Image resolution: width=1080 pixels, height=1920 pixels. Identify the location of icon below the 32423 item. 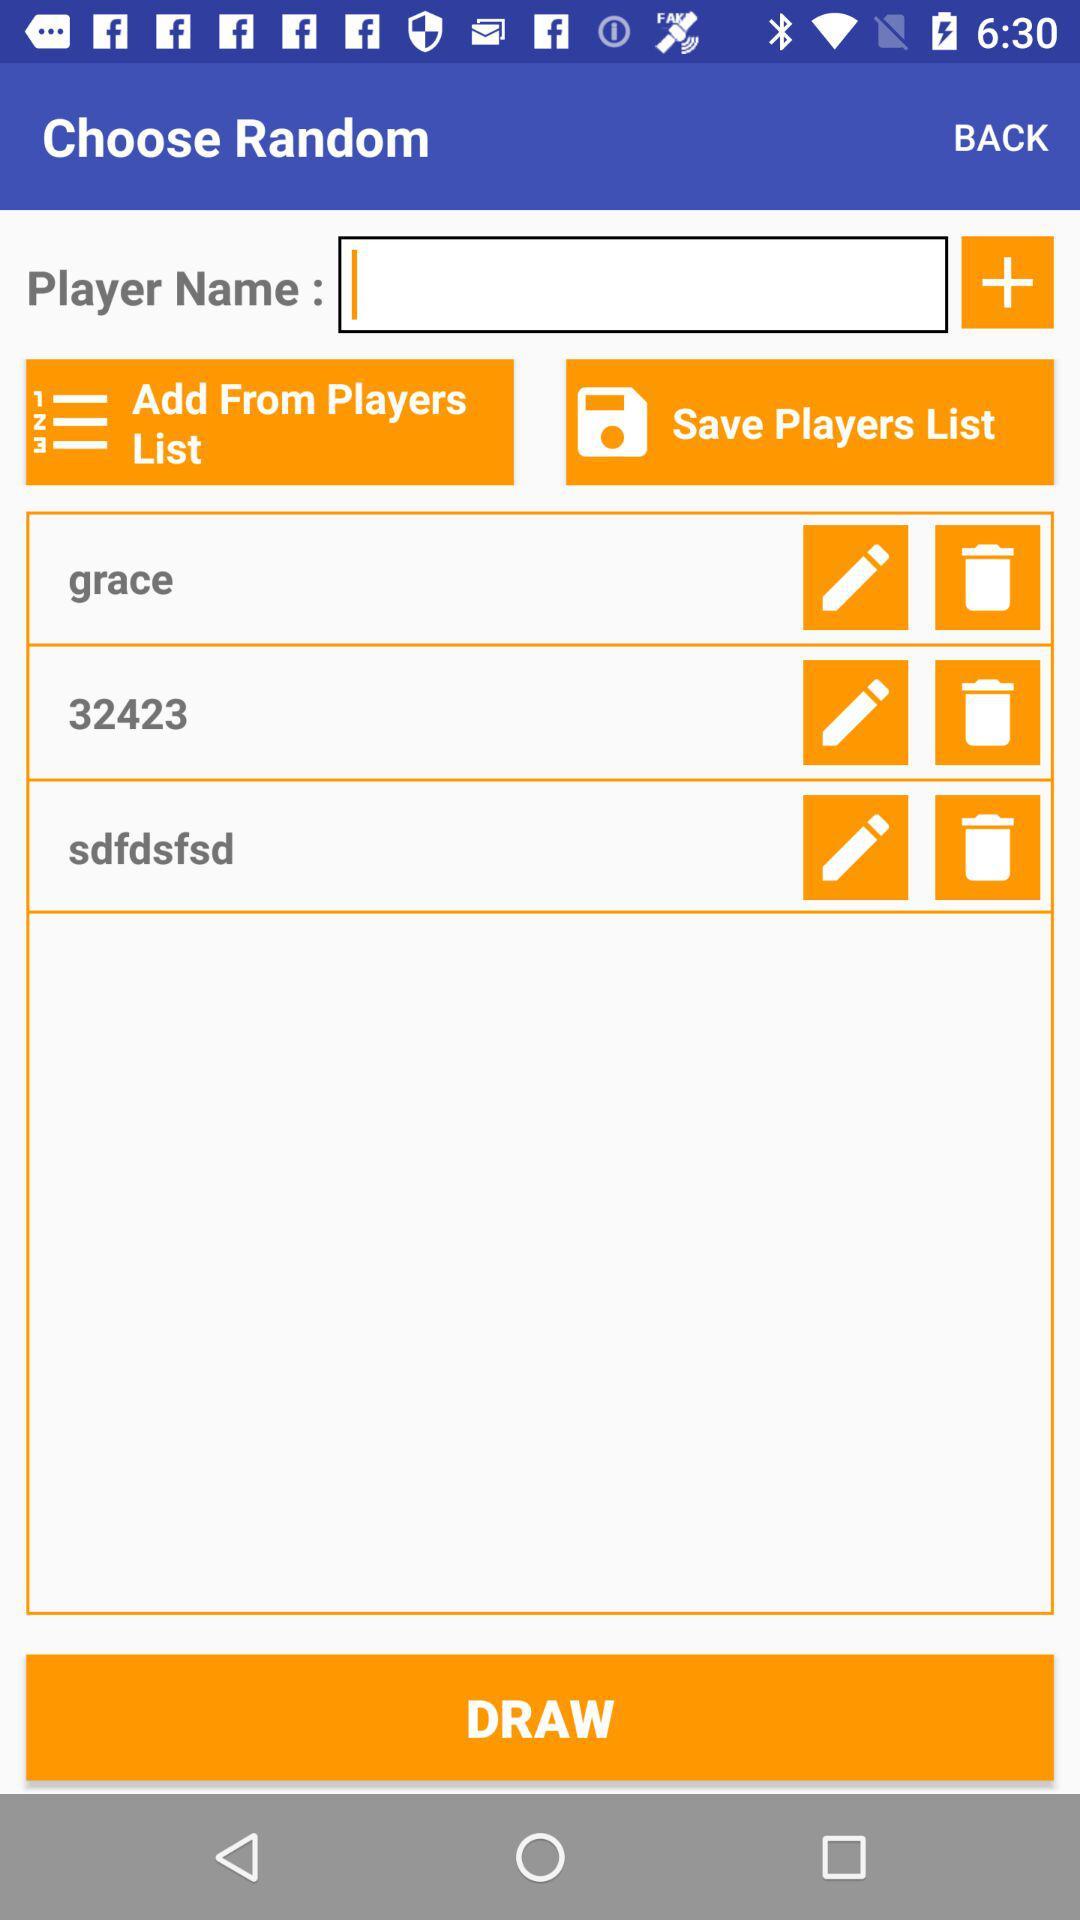
(427, 847).